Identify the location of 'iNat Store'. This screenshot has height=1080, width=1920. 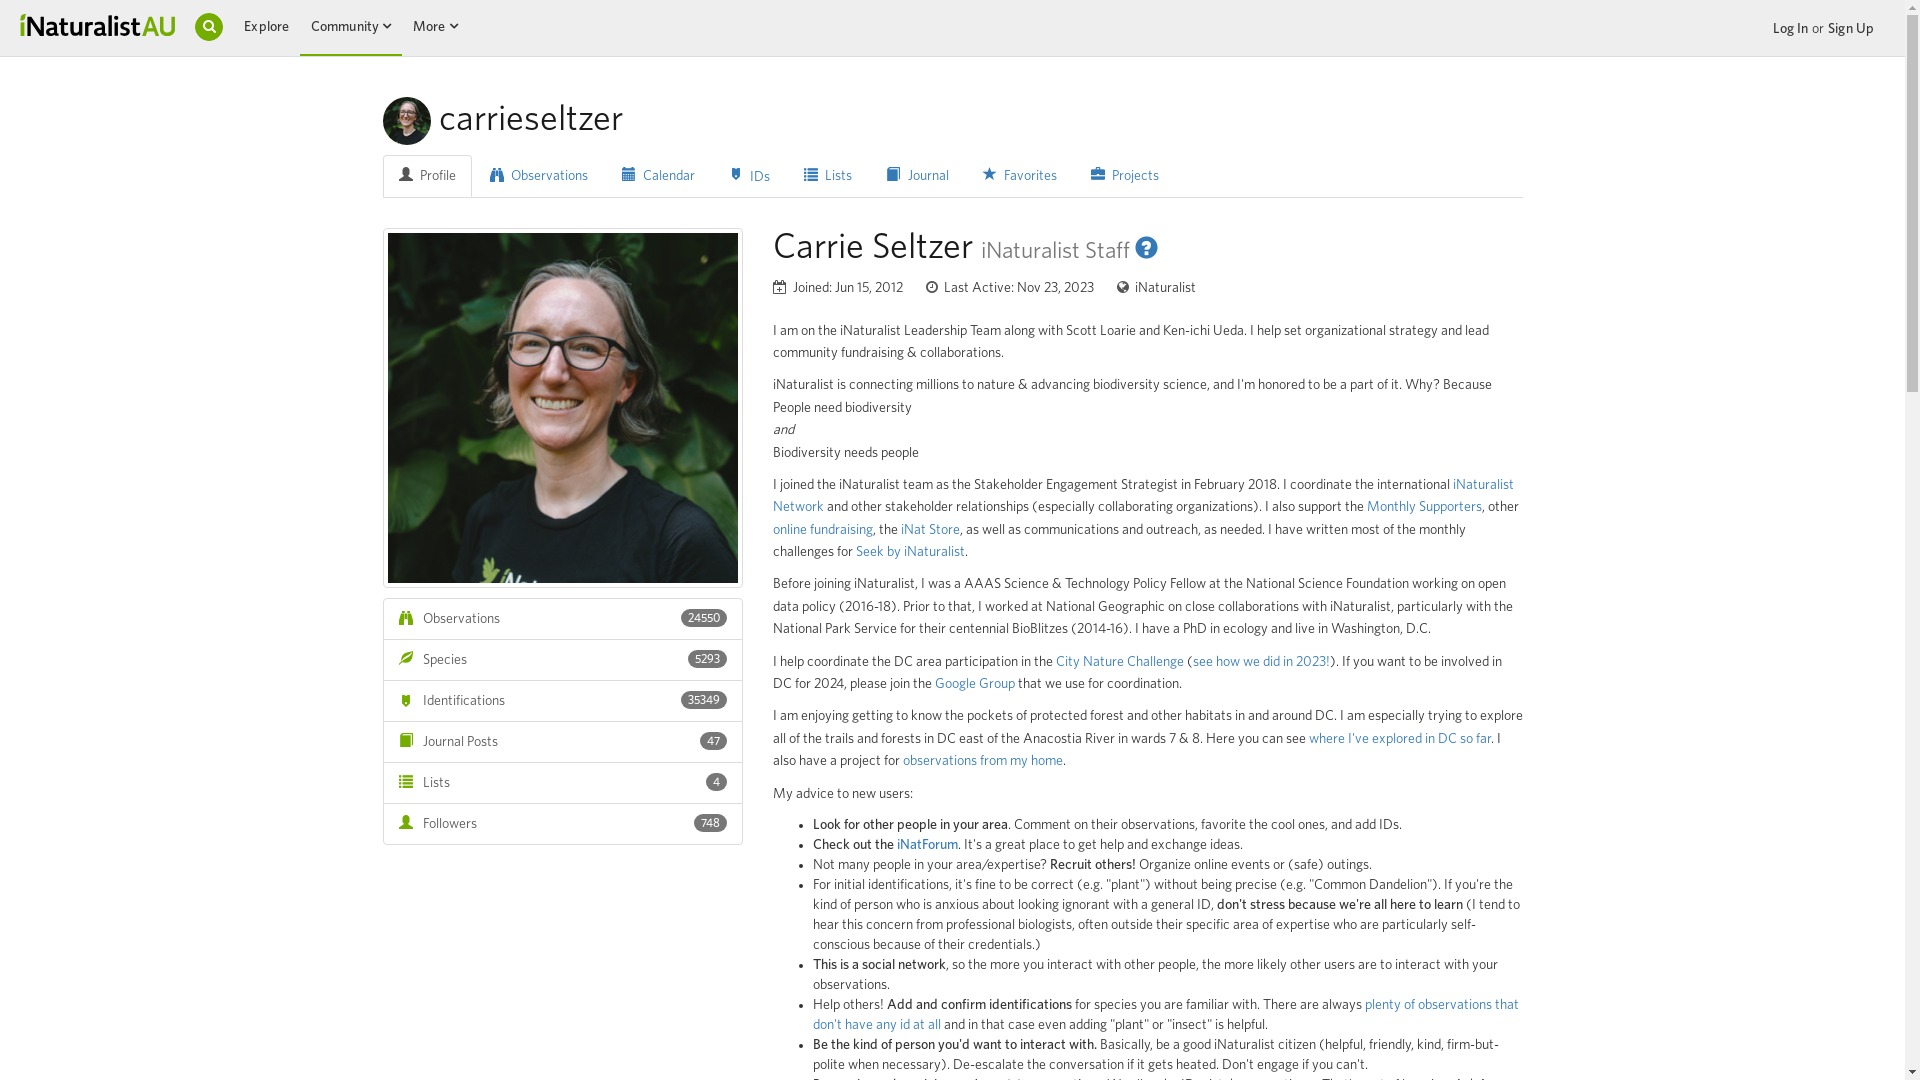
(928, 528).